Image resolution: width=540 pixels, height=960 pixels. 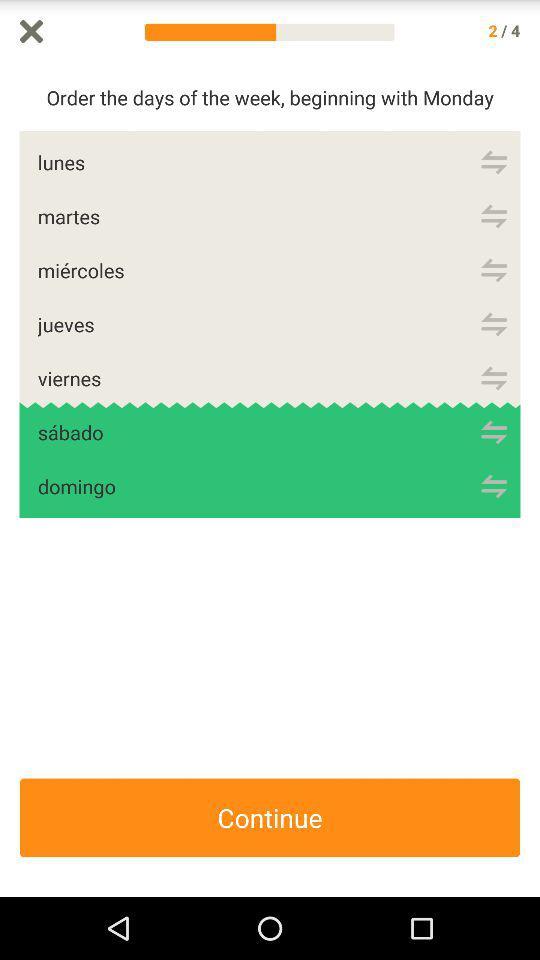 I want to click on the swap icon, so click(x=493, y=519).